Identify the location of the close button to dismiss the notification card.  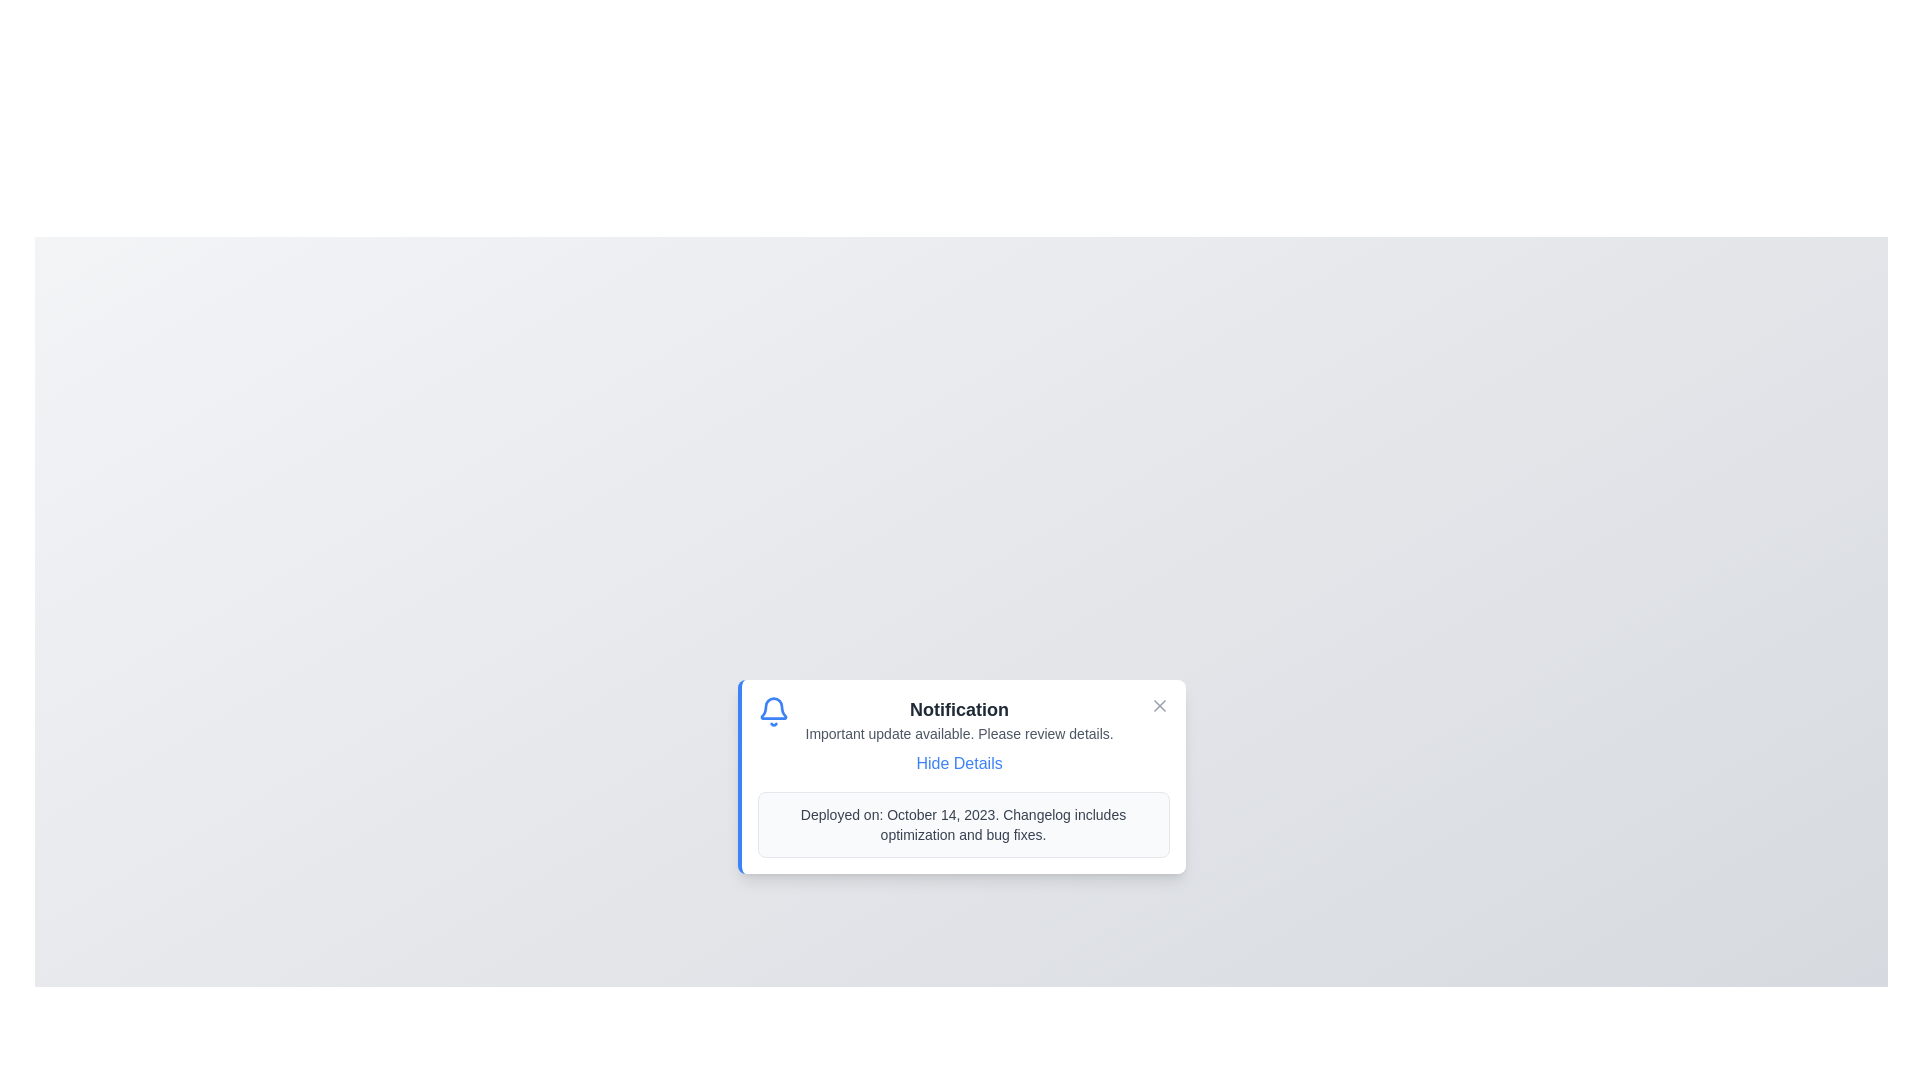
(1159, 704).